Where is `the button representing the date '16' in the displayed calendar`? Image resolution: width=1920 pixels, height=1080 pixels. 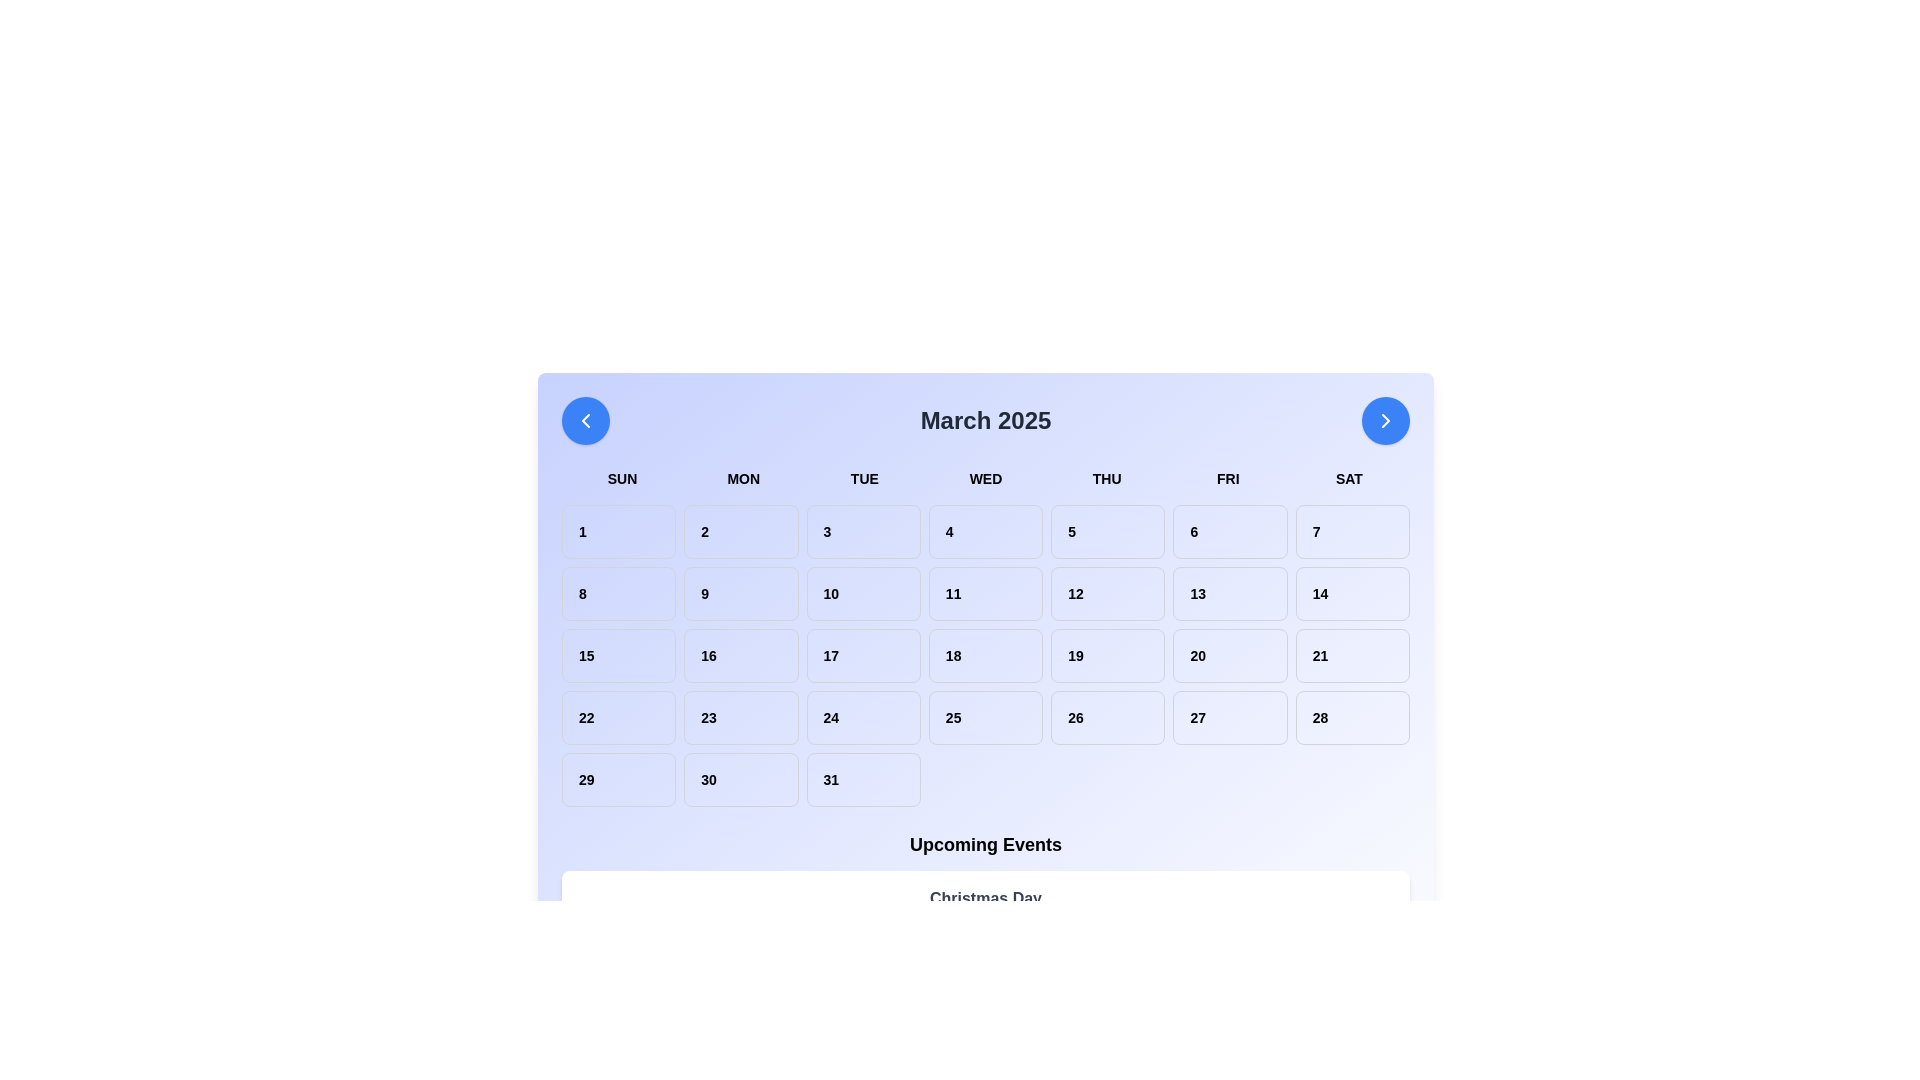 the button representing the date '16' in the displayed calendar is located at coordinates (740, 655).